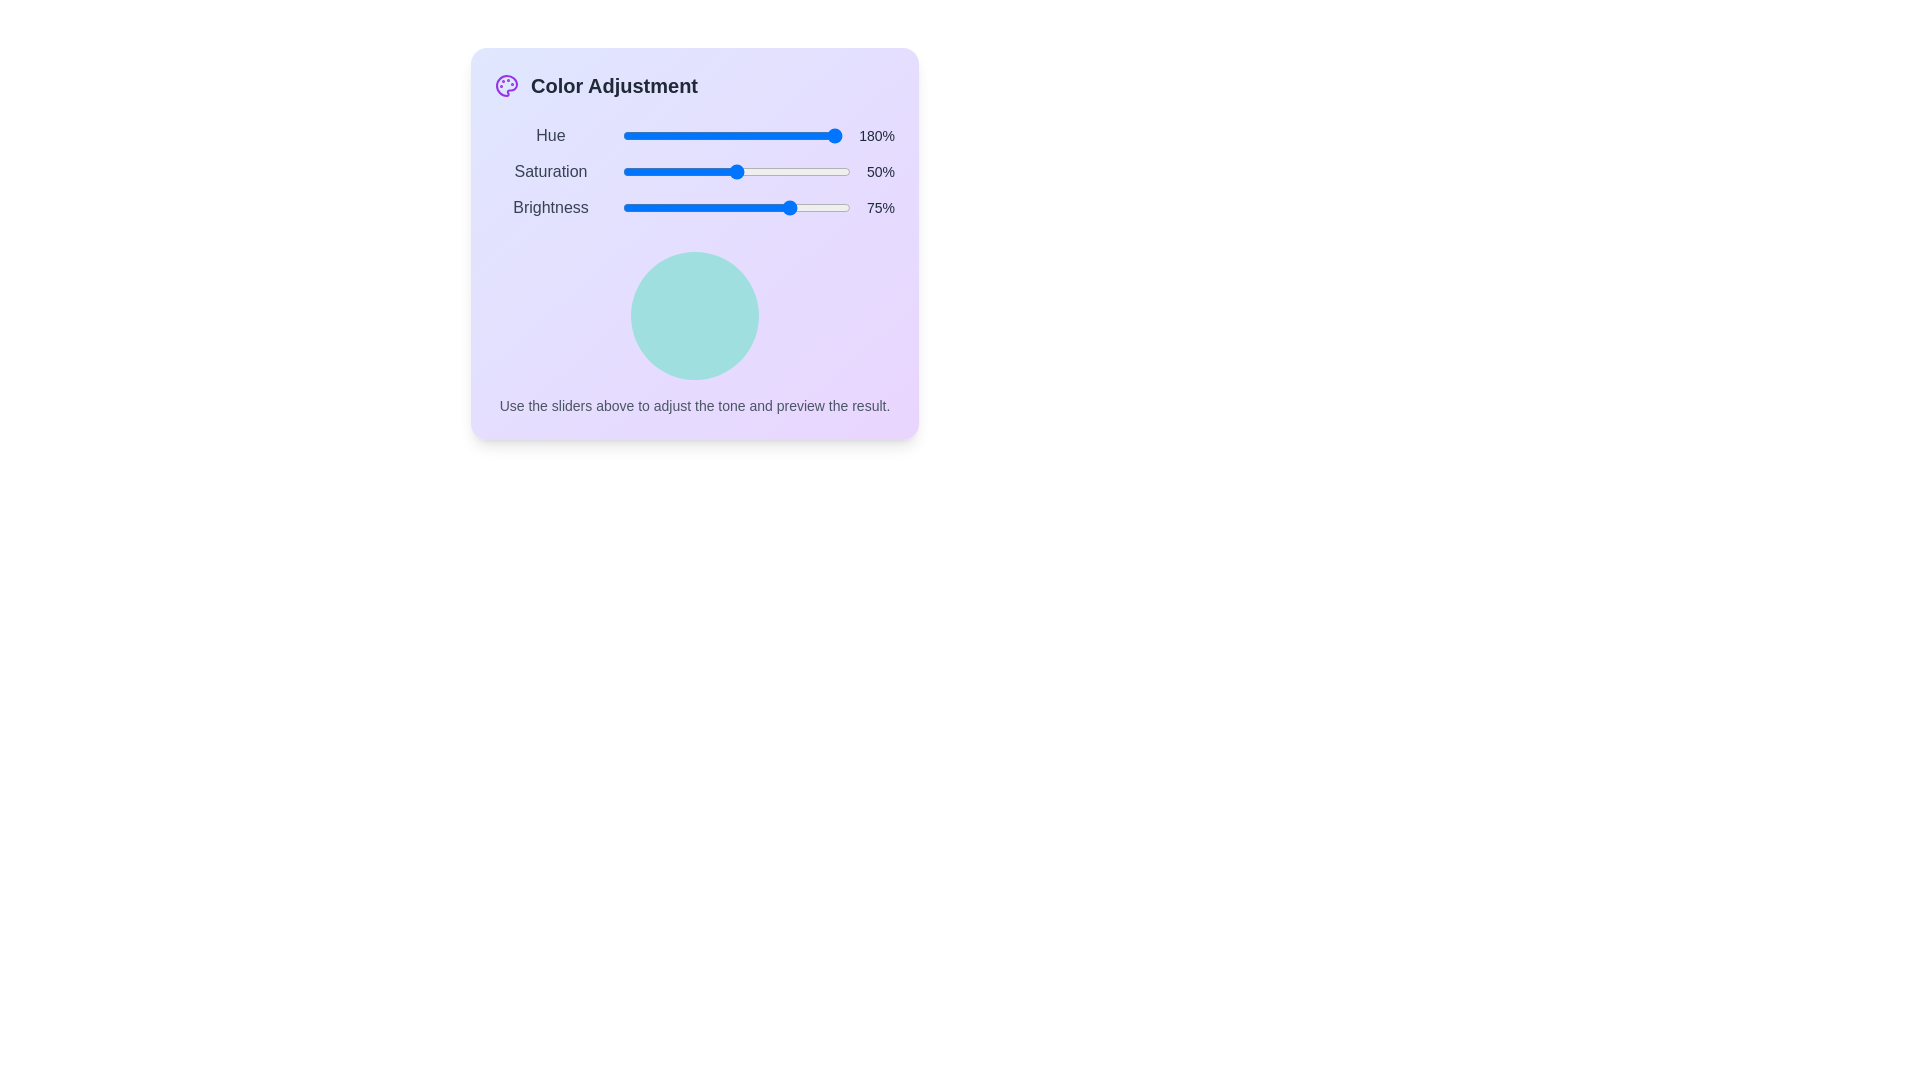  I want to click on the 1 slider to 53% to observe the resulting color in the preview circle, so click(738, 171).